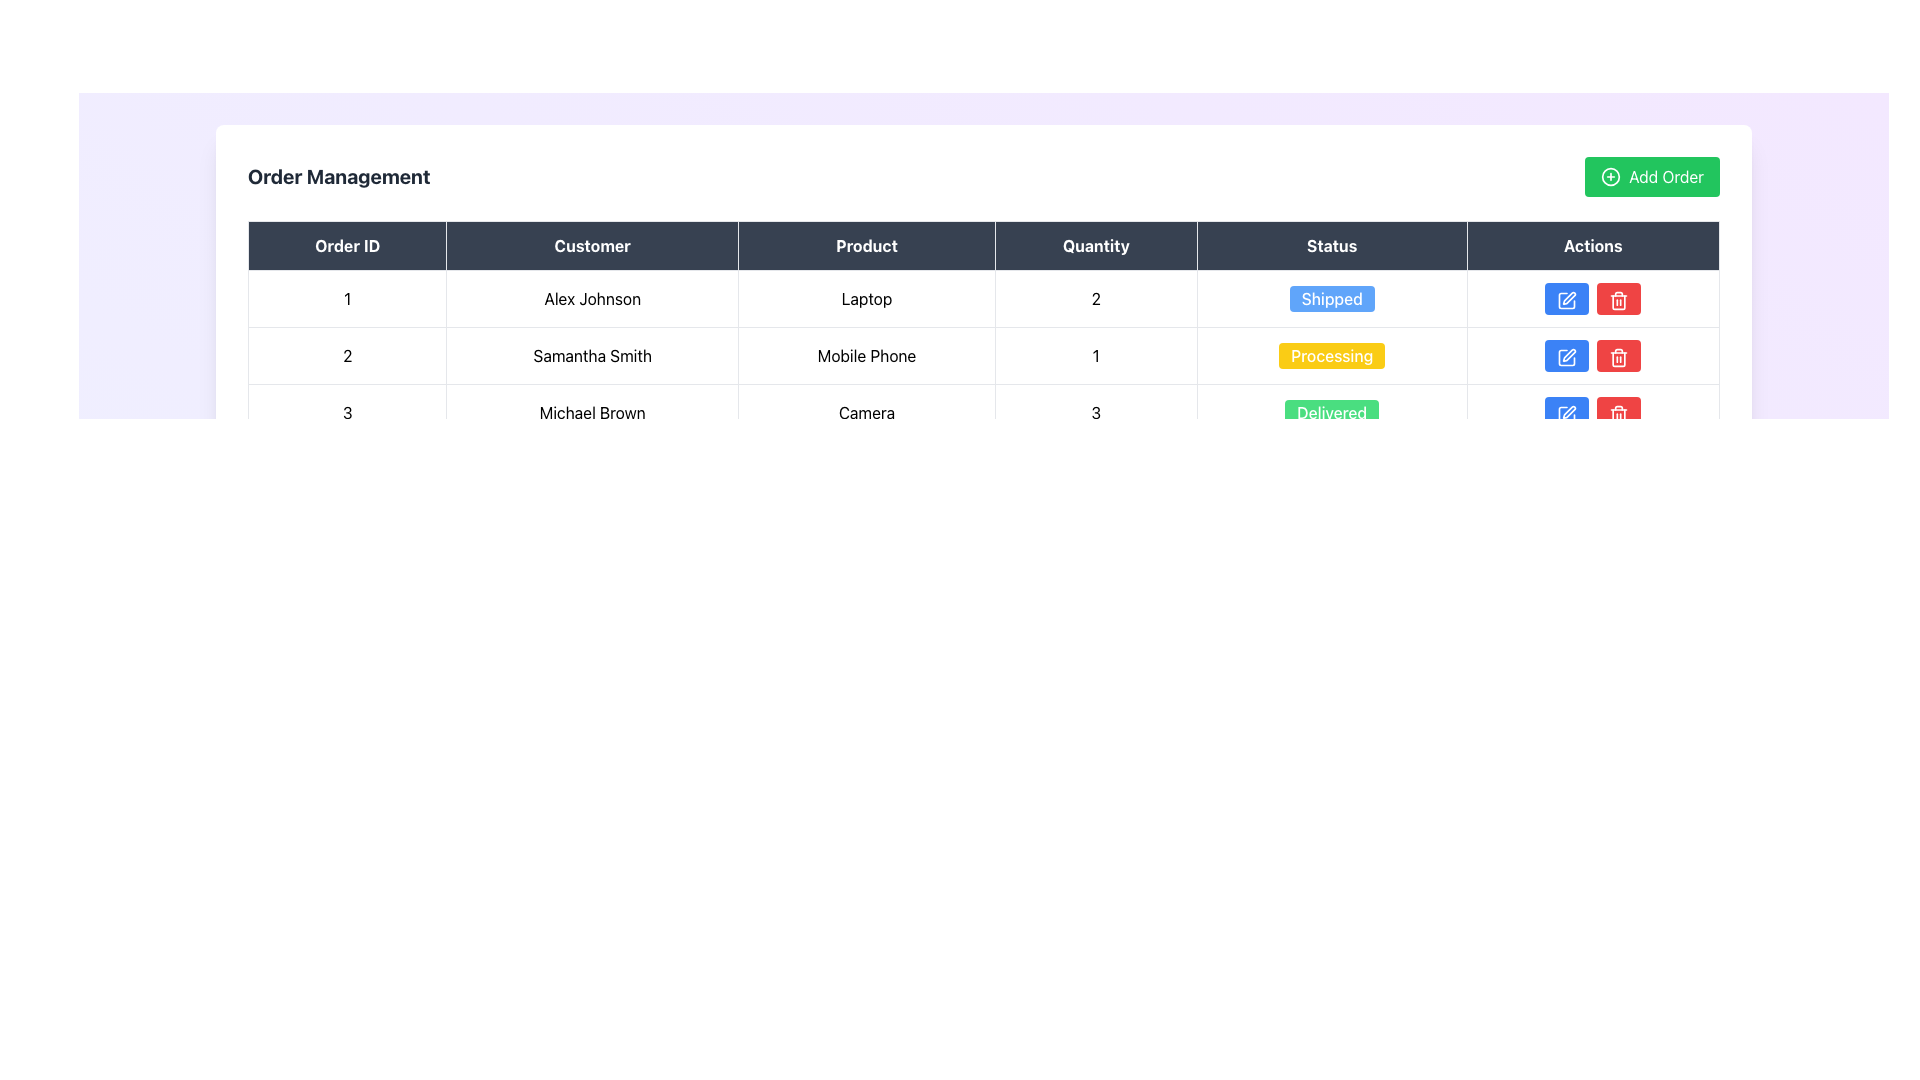  Describe the element at coordinates (1566, 356) in the screenshot. I see `the blue square-shaped button with a pen-like figure in the 'Actions' column of the second row in the table` at that location.